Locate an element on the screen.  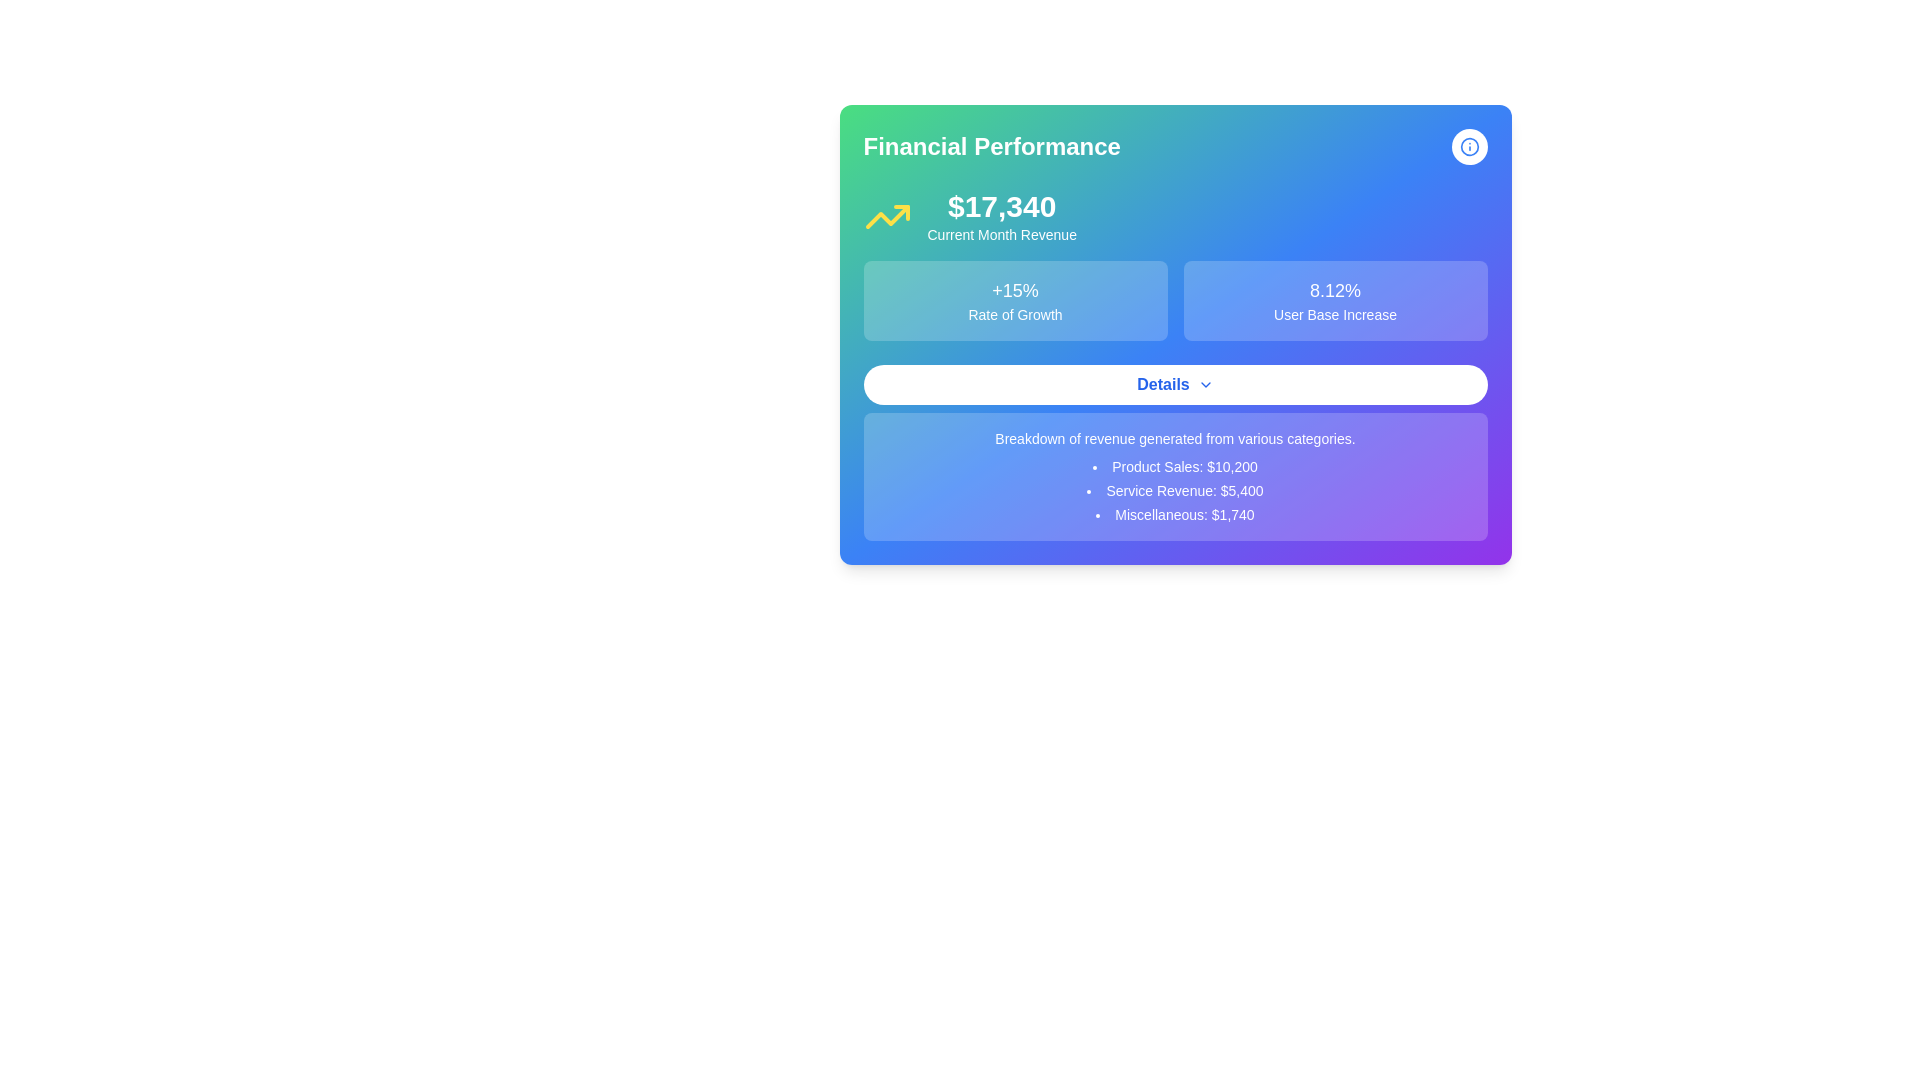
the informational display card that shows the total revenue generated in the current month, located in the top-left section of the 'Financial Performance' card is located at coordinates (1175, 216).